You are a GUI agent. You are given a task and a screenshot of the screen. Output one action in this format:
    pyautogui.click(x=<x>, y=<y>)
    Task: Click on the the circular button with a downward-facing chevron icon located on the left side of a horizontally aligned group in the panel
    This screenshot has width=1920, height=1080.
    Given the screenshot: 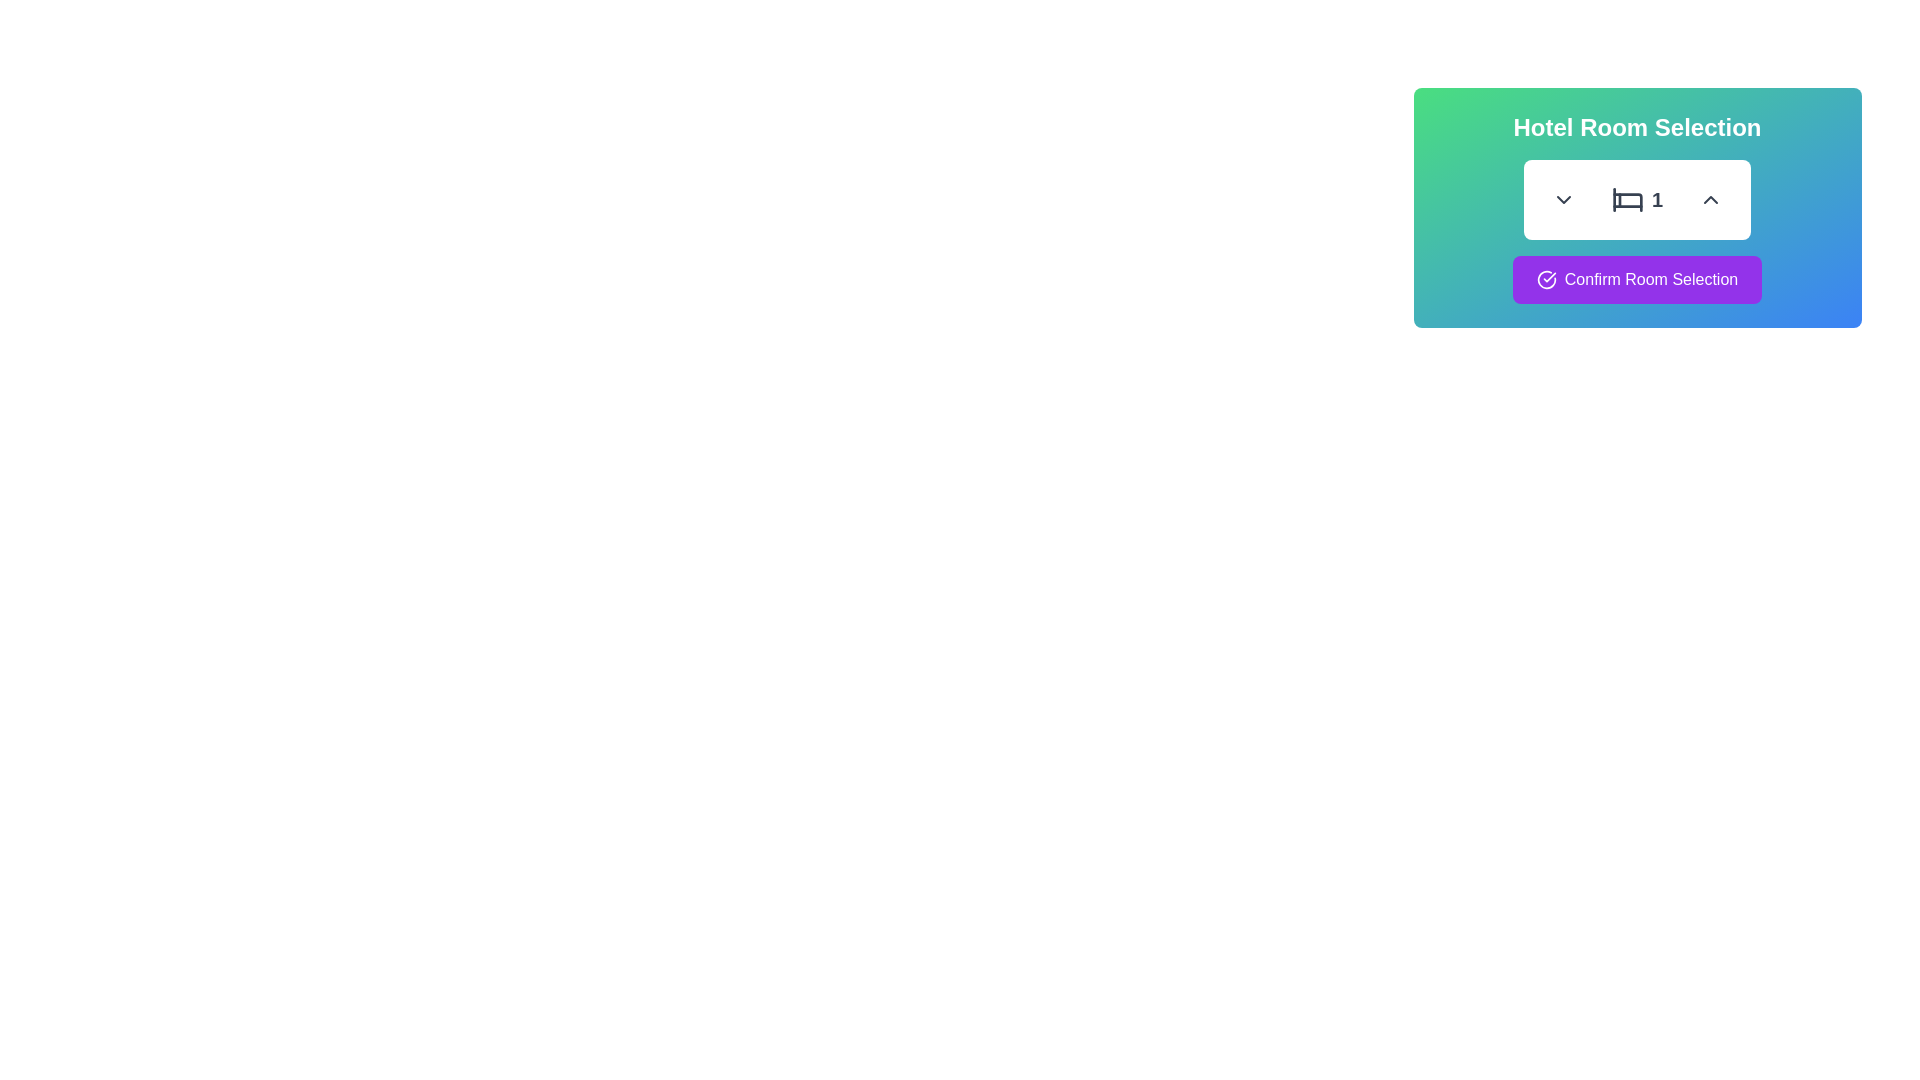 What is the action you would take?
    pyautogui.click(x=1563, y=200)
    